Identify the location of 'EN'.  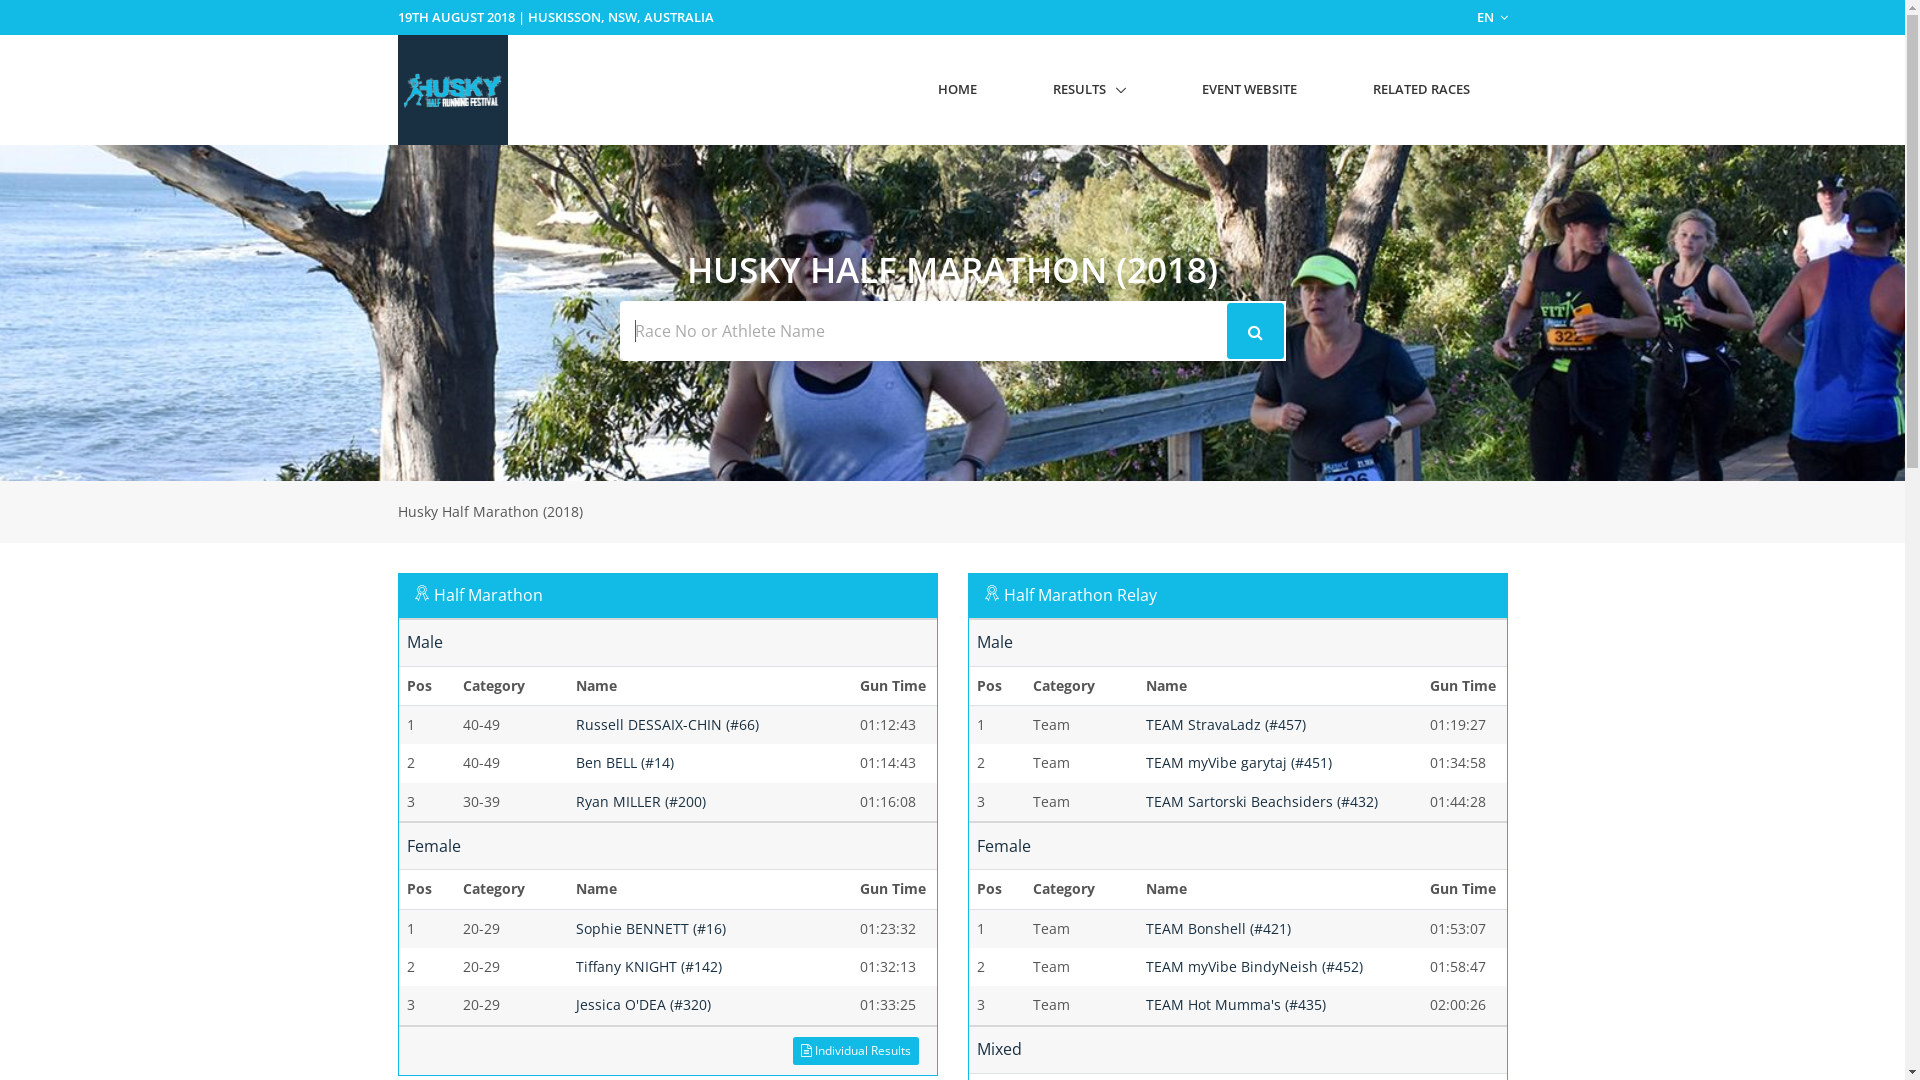
(1491, 16).